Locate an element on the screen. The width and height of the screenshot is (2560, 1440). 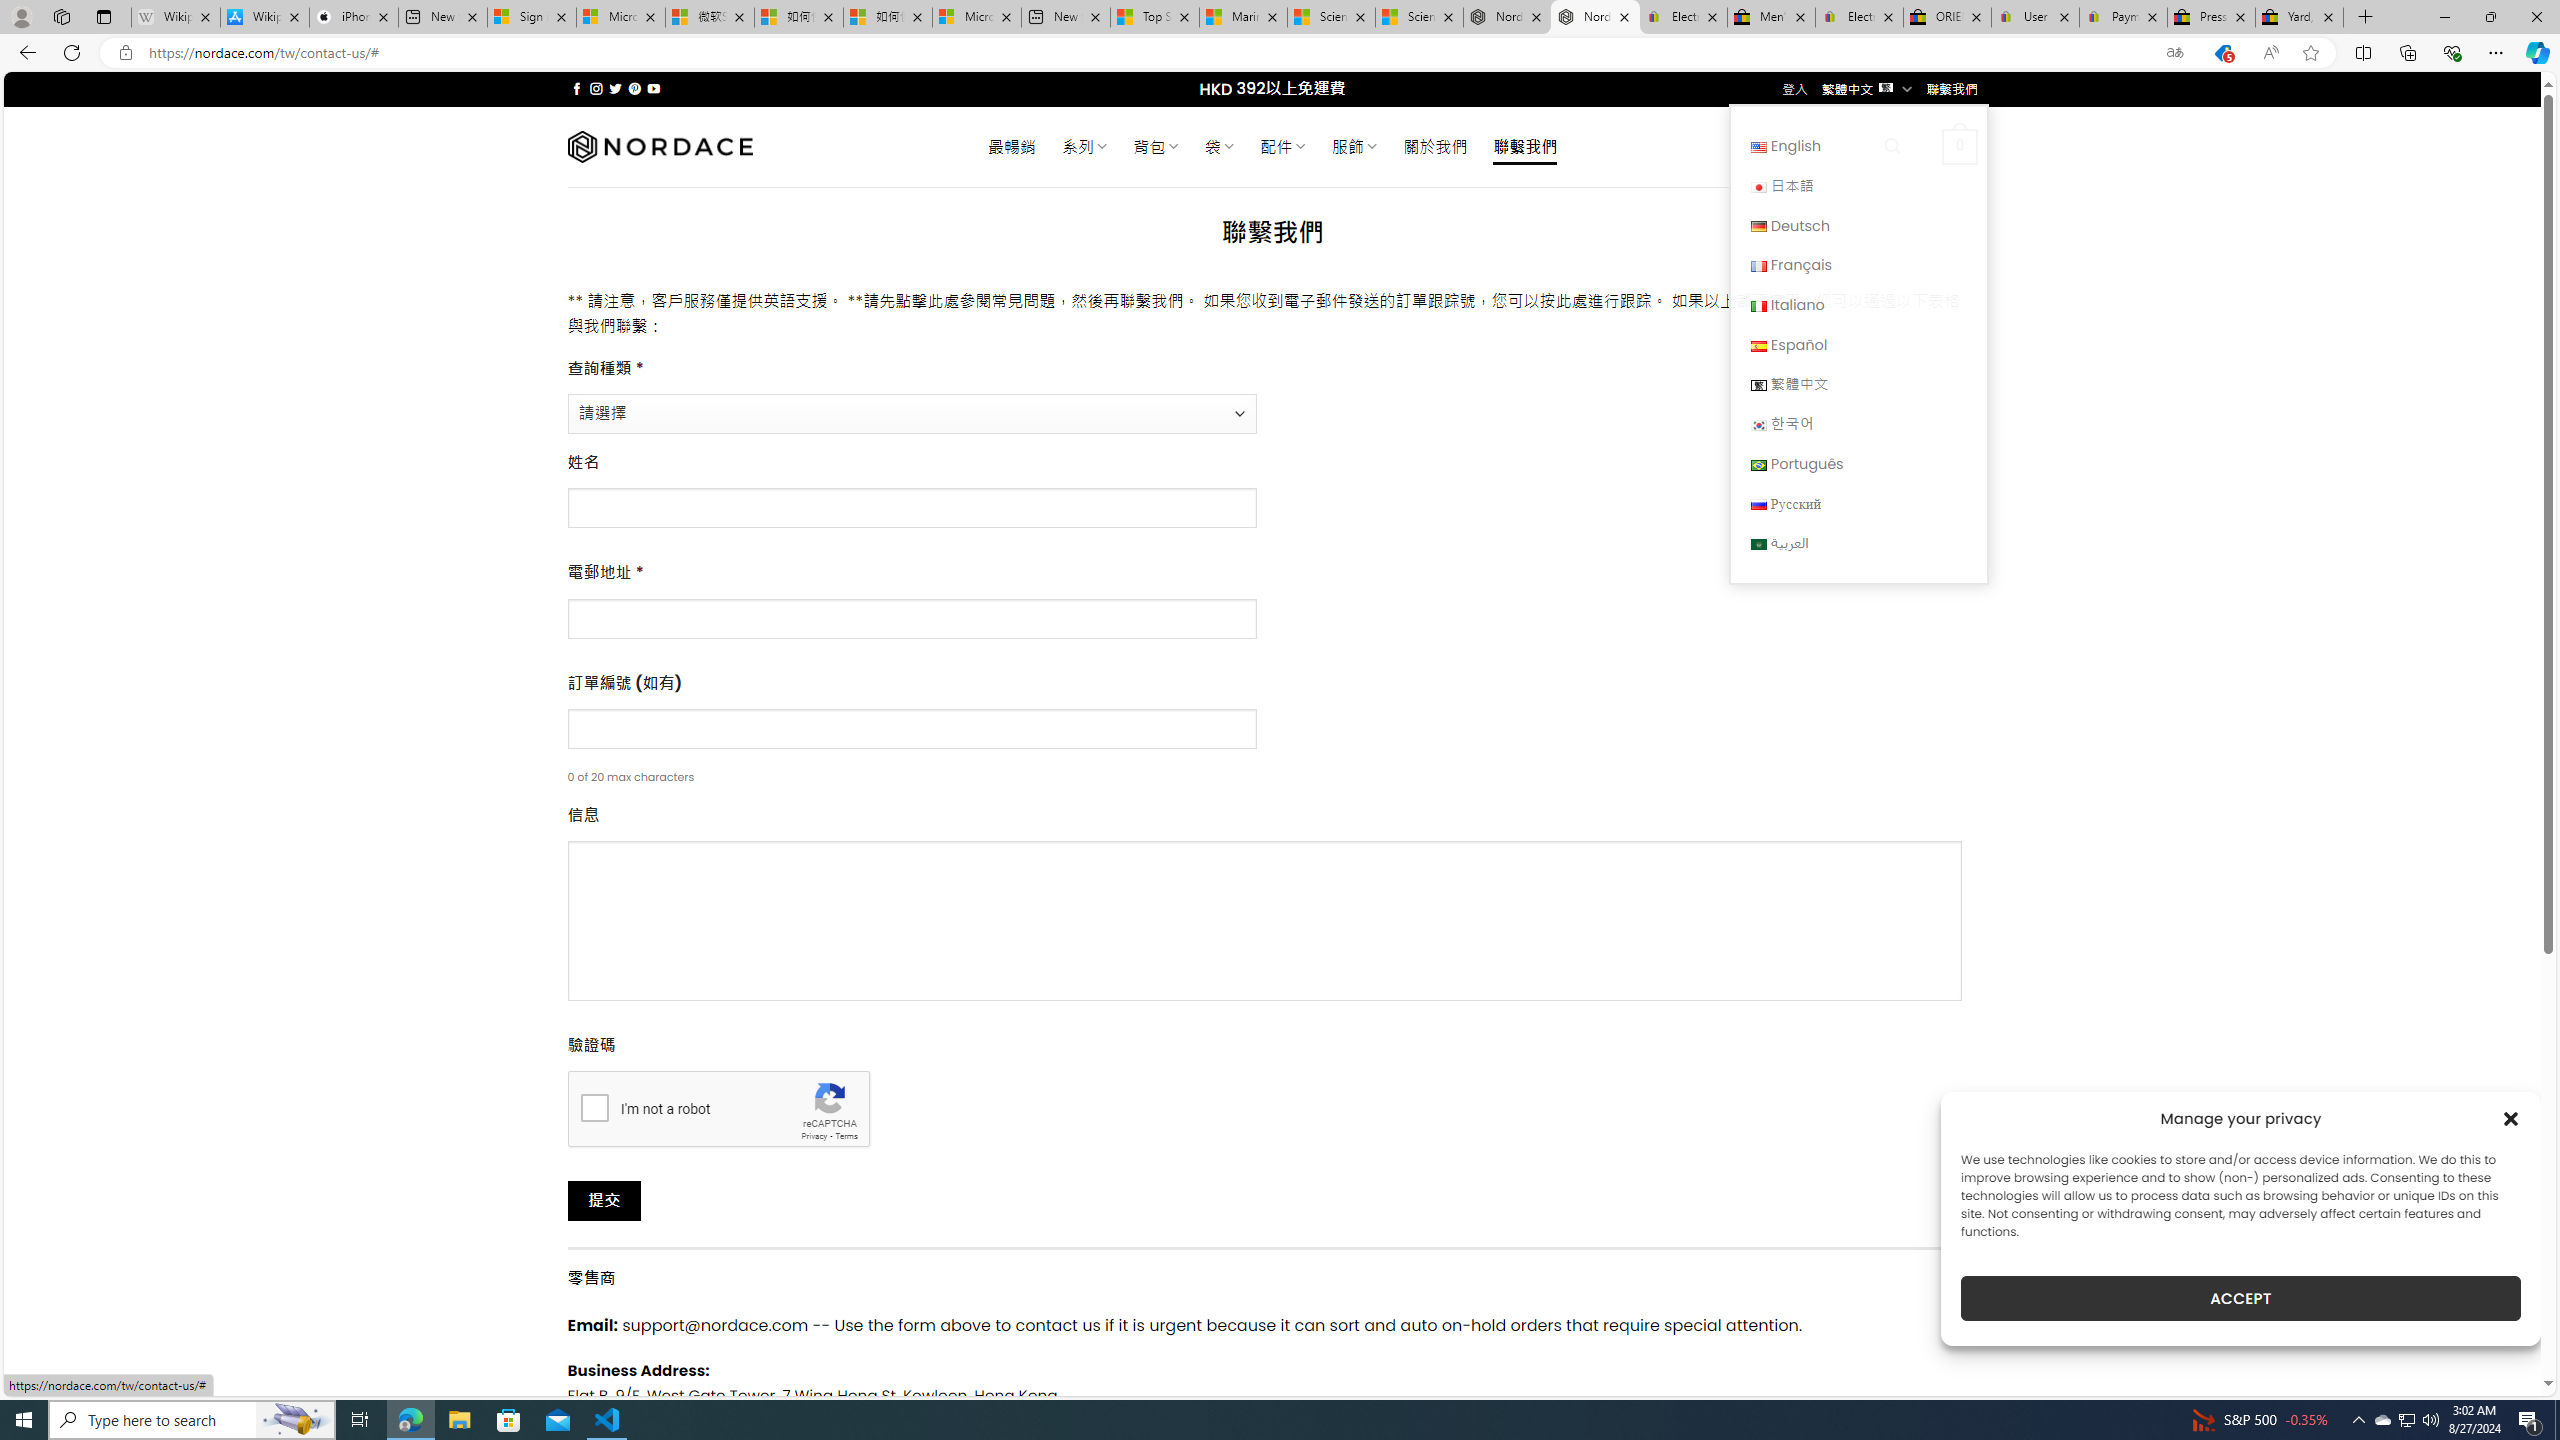
'Show translate options' is located at coordinates (2173, 53).